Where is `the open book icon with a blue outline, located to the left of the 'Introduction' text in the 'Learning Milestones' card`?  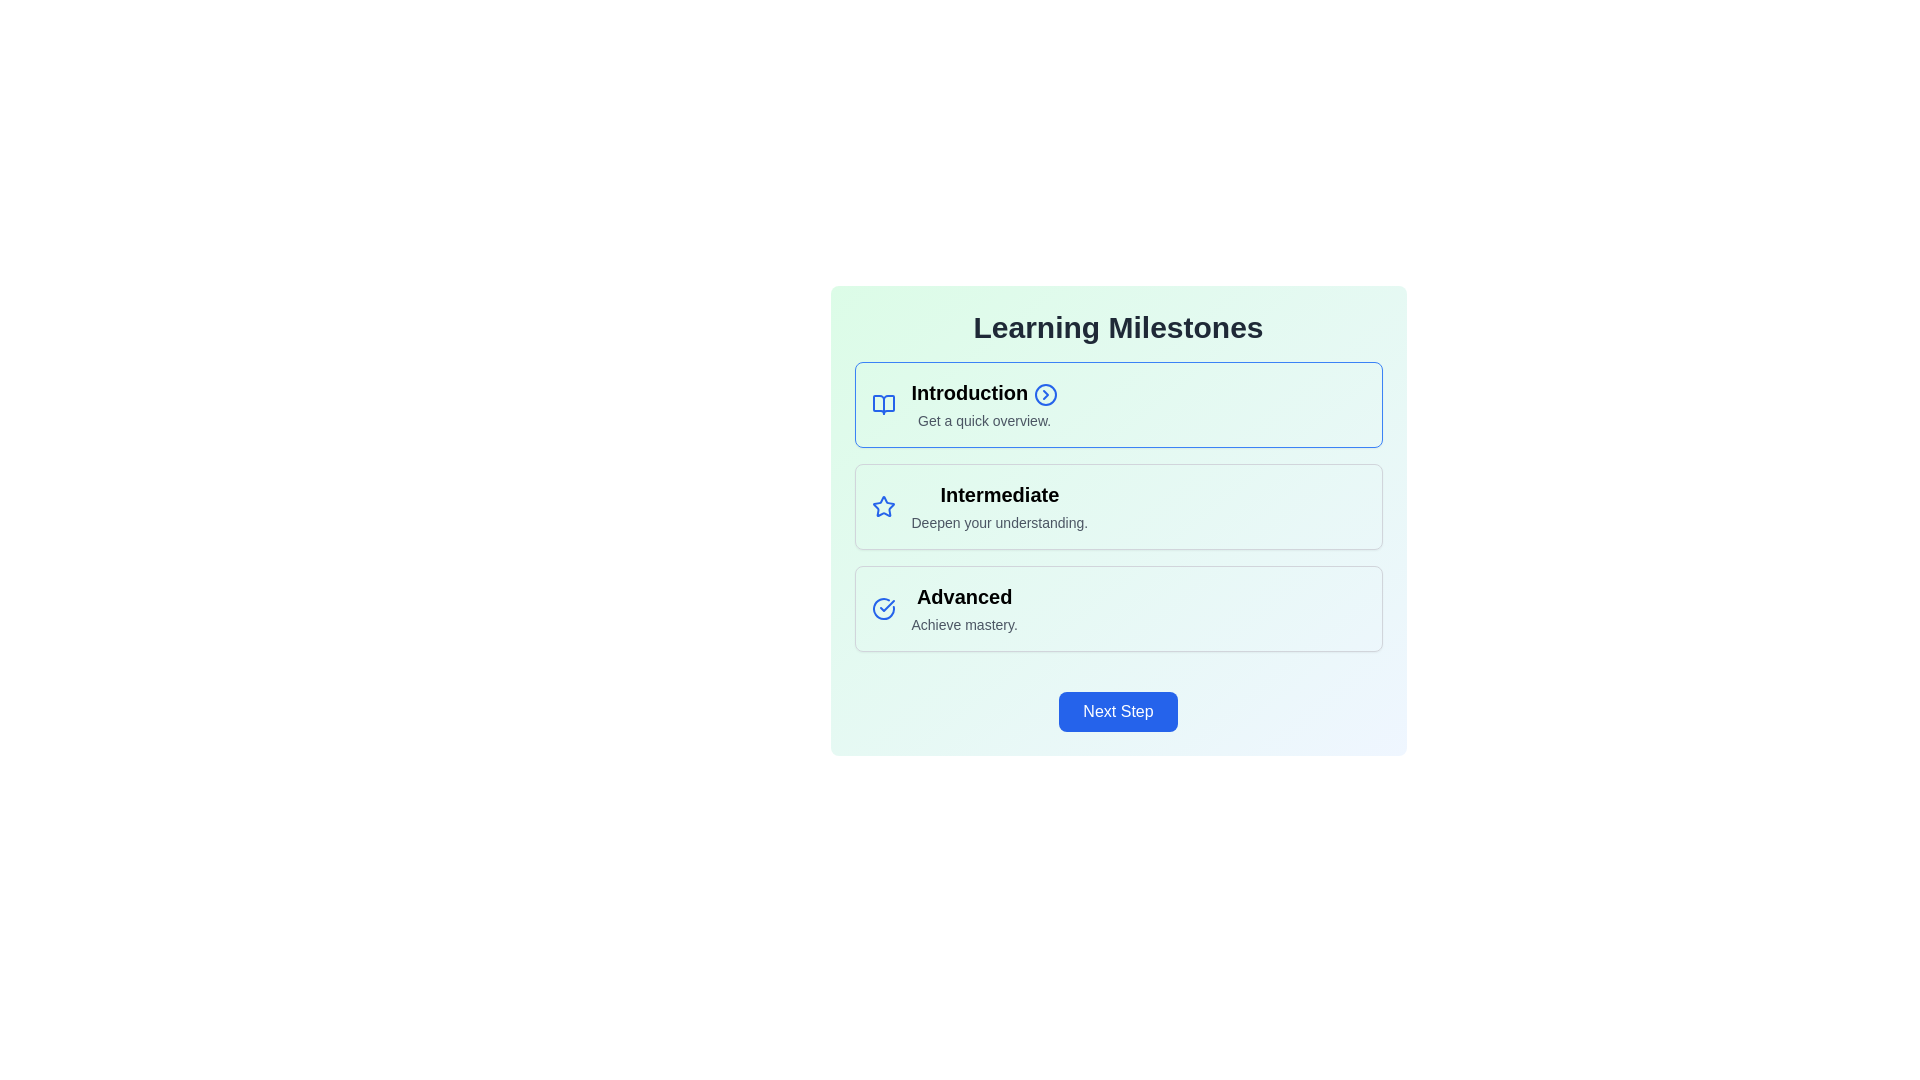
the open book icon with a blue outline, located to the left of the 'Introduction' text in the 'Learning Milestones' card is located at coordinates (882, 405).